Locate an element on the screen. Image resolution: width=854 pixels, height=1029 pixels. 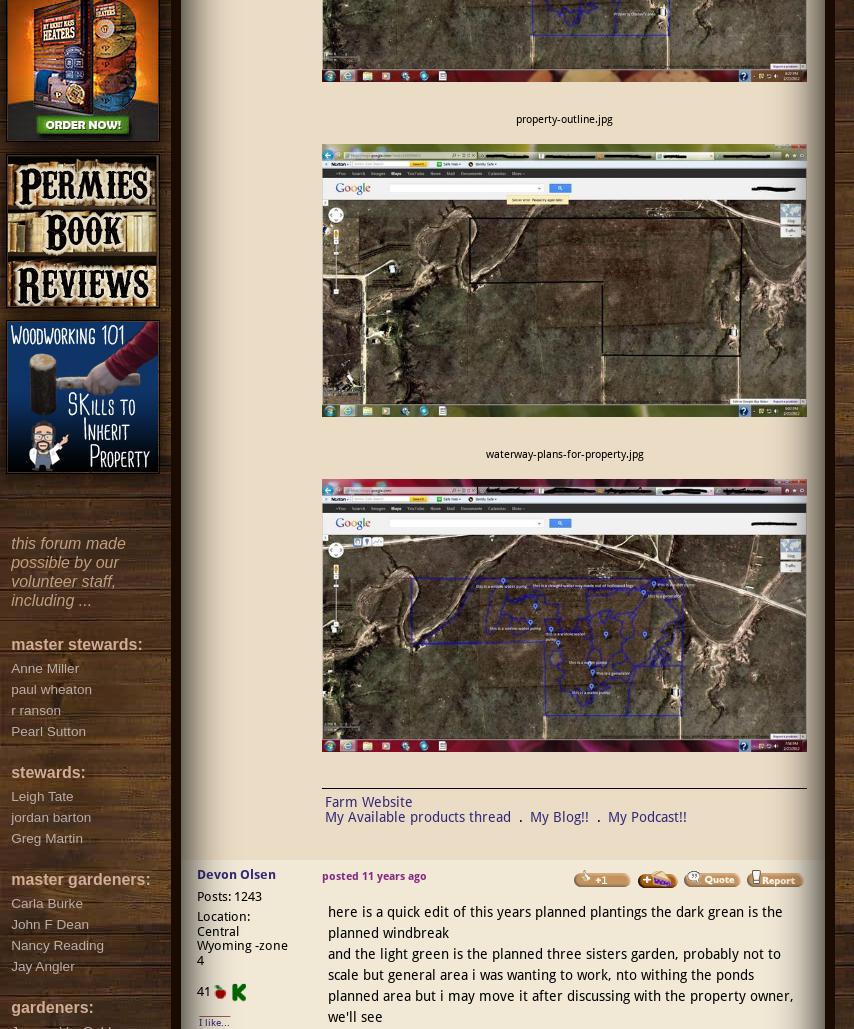
'and the light green is the planned three sisters garden, probably not to scale but general area i was wanting to work, nto withing the ponds planned area but i may move it after discussing with the property owner, we'll see' is located at coordinates (558, 984).